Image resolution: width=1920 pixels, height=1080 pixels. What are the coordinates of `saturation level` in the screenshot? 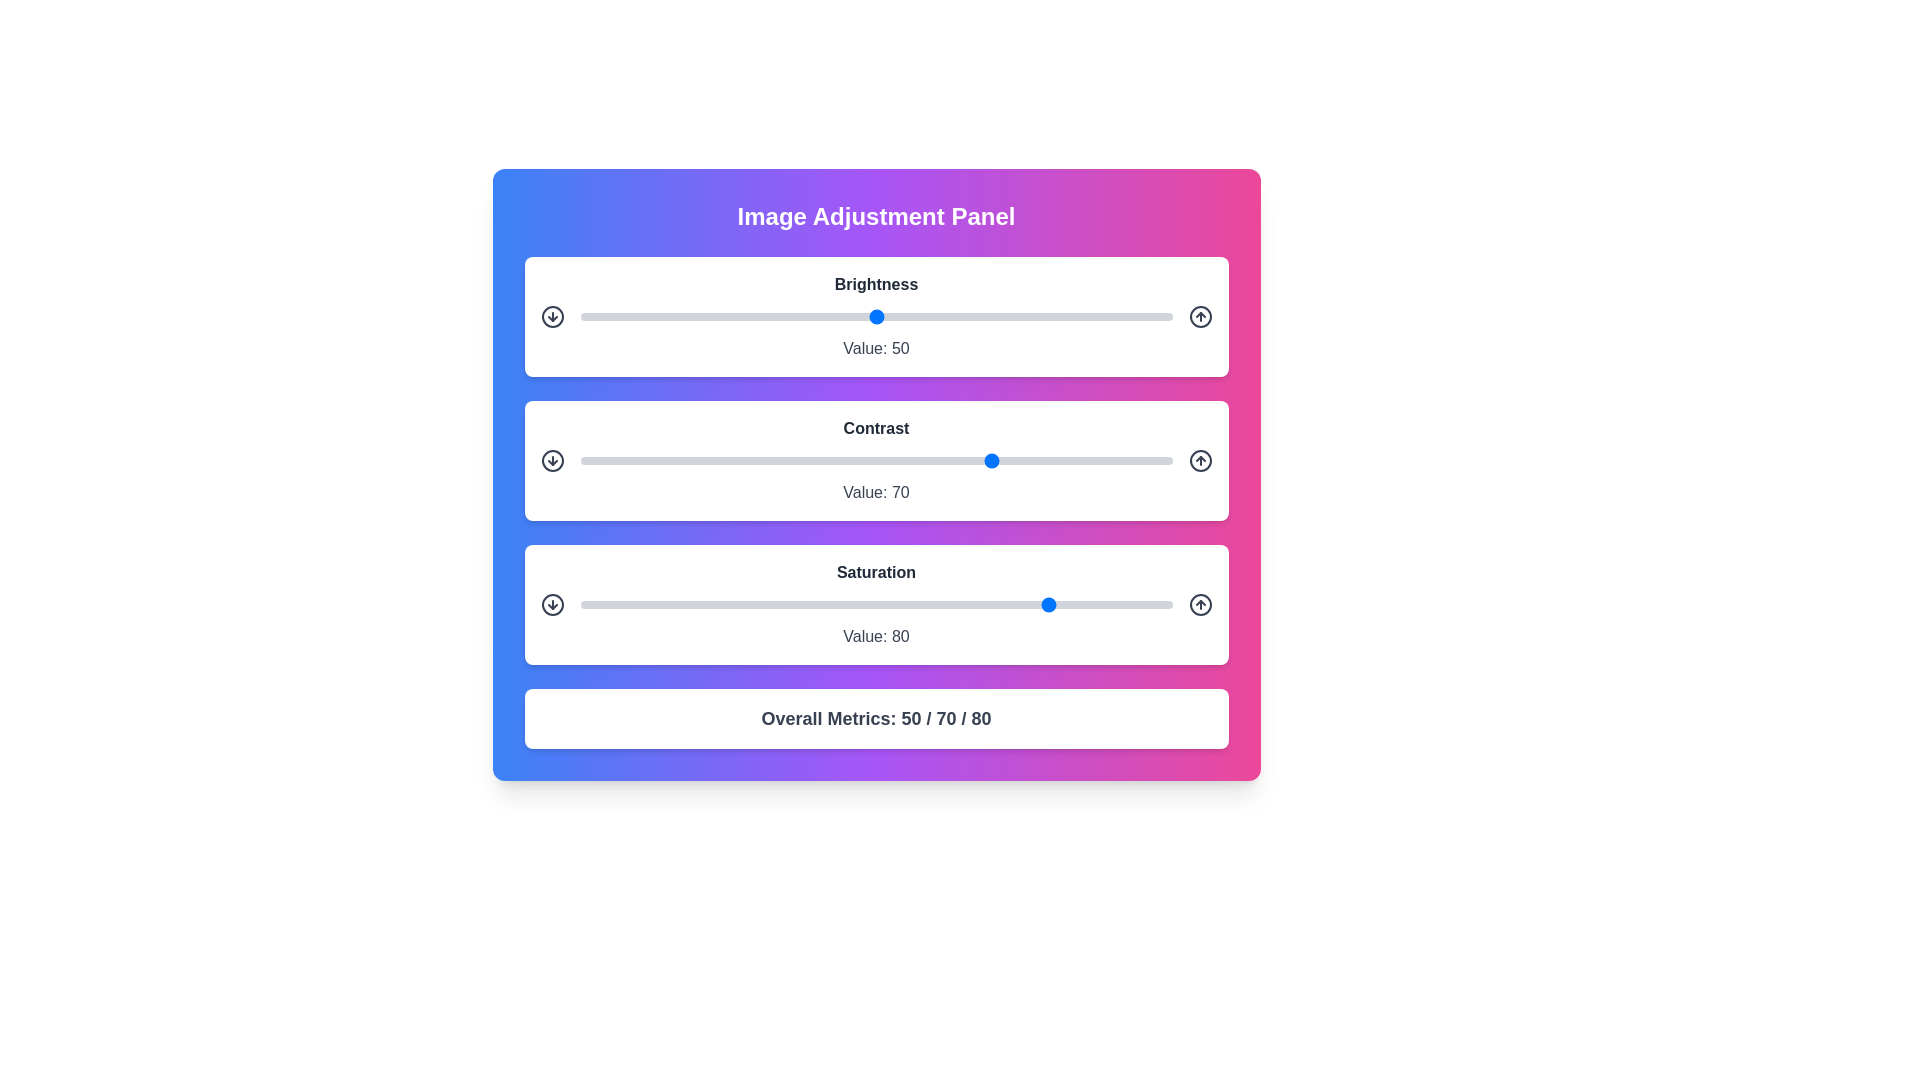 It's located at (774, 604).